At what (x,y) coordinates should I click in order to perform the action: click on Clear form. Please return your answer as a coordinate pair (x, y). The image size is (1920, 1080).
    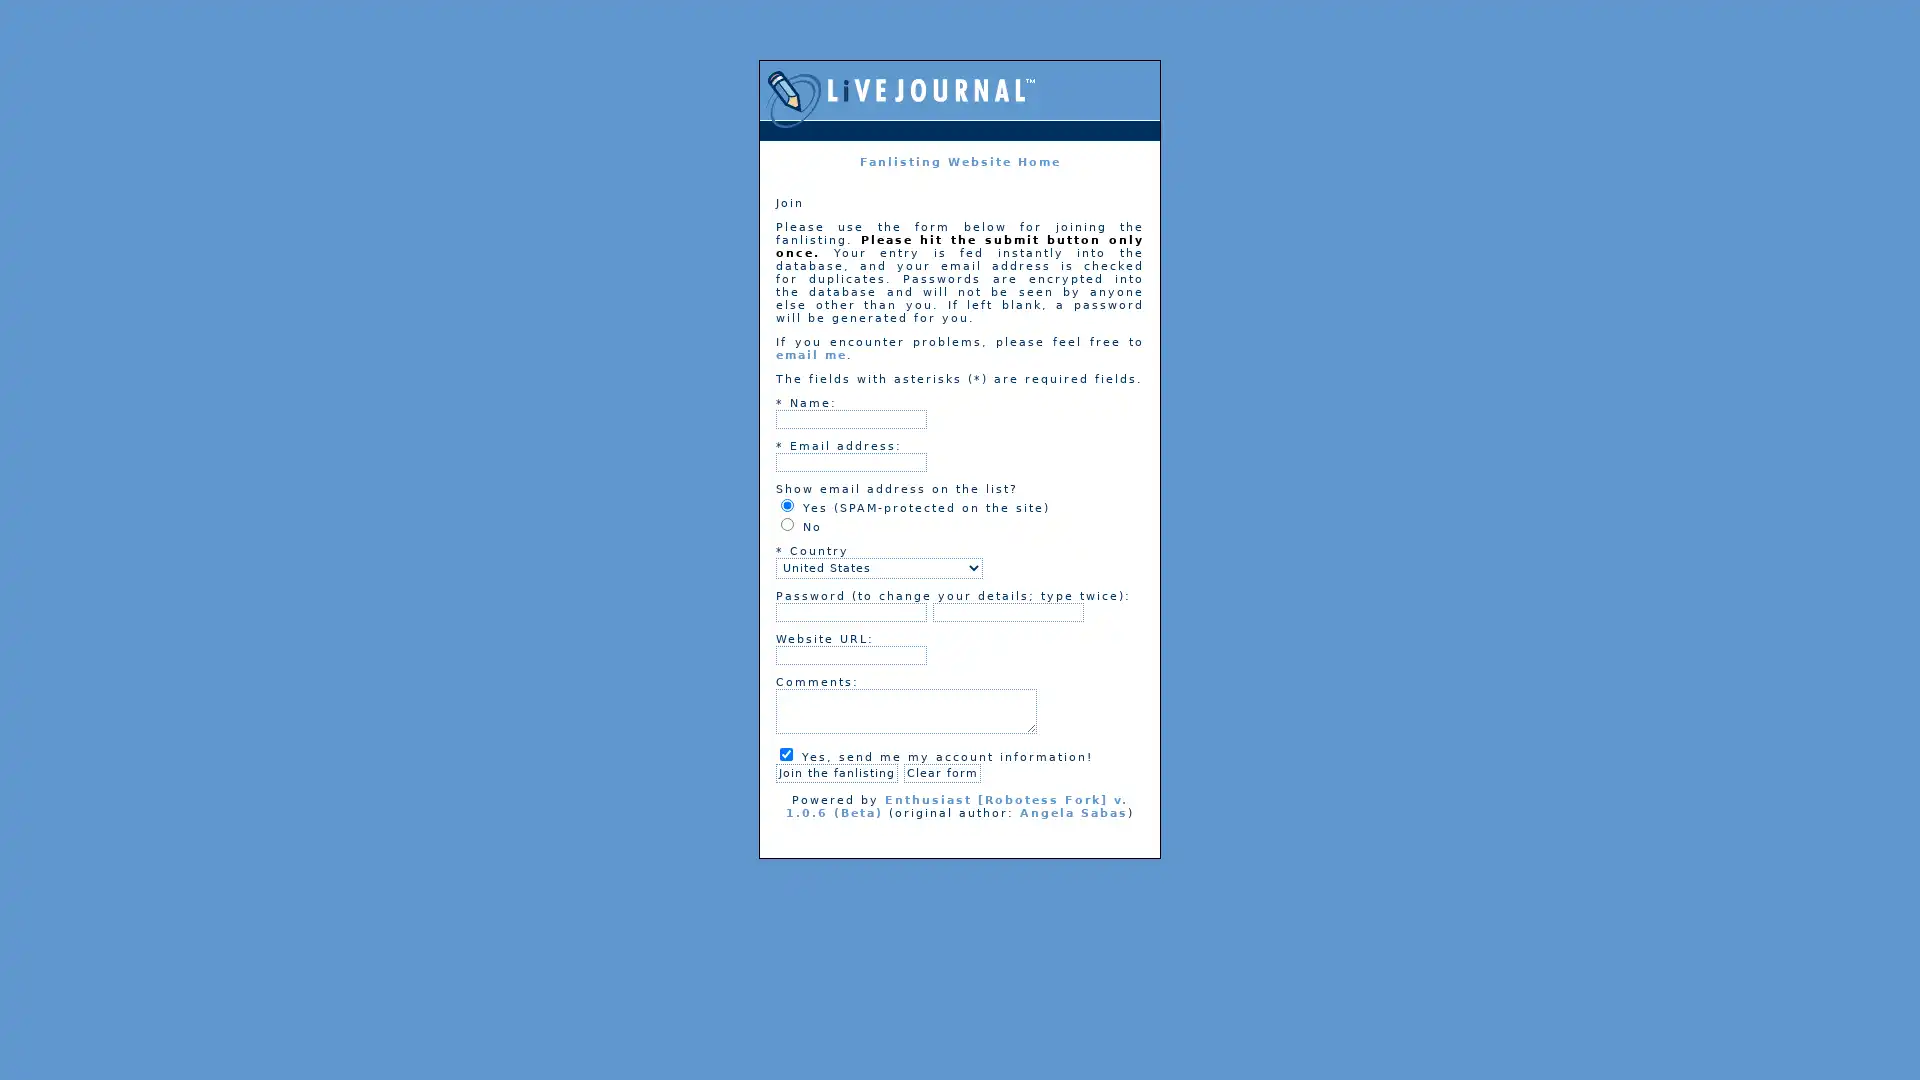
    Looking at the image, I should click on (941, 772).